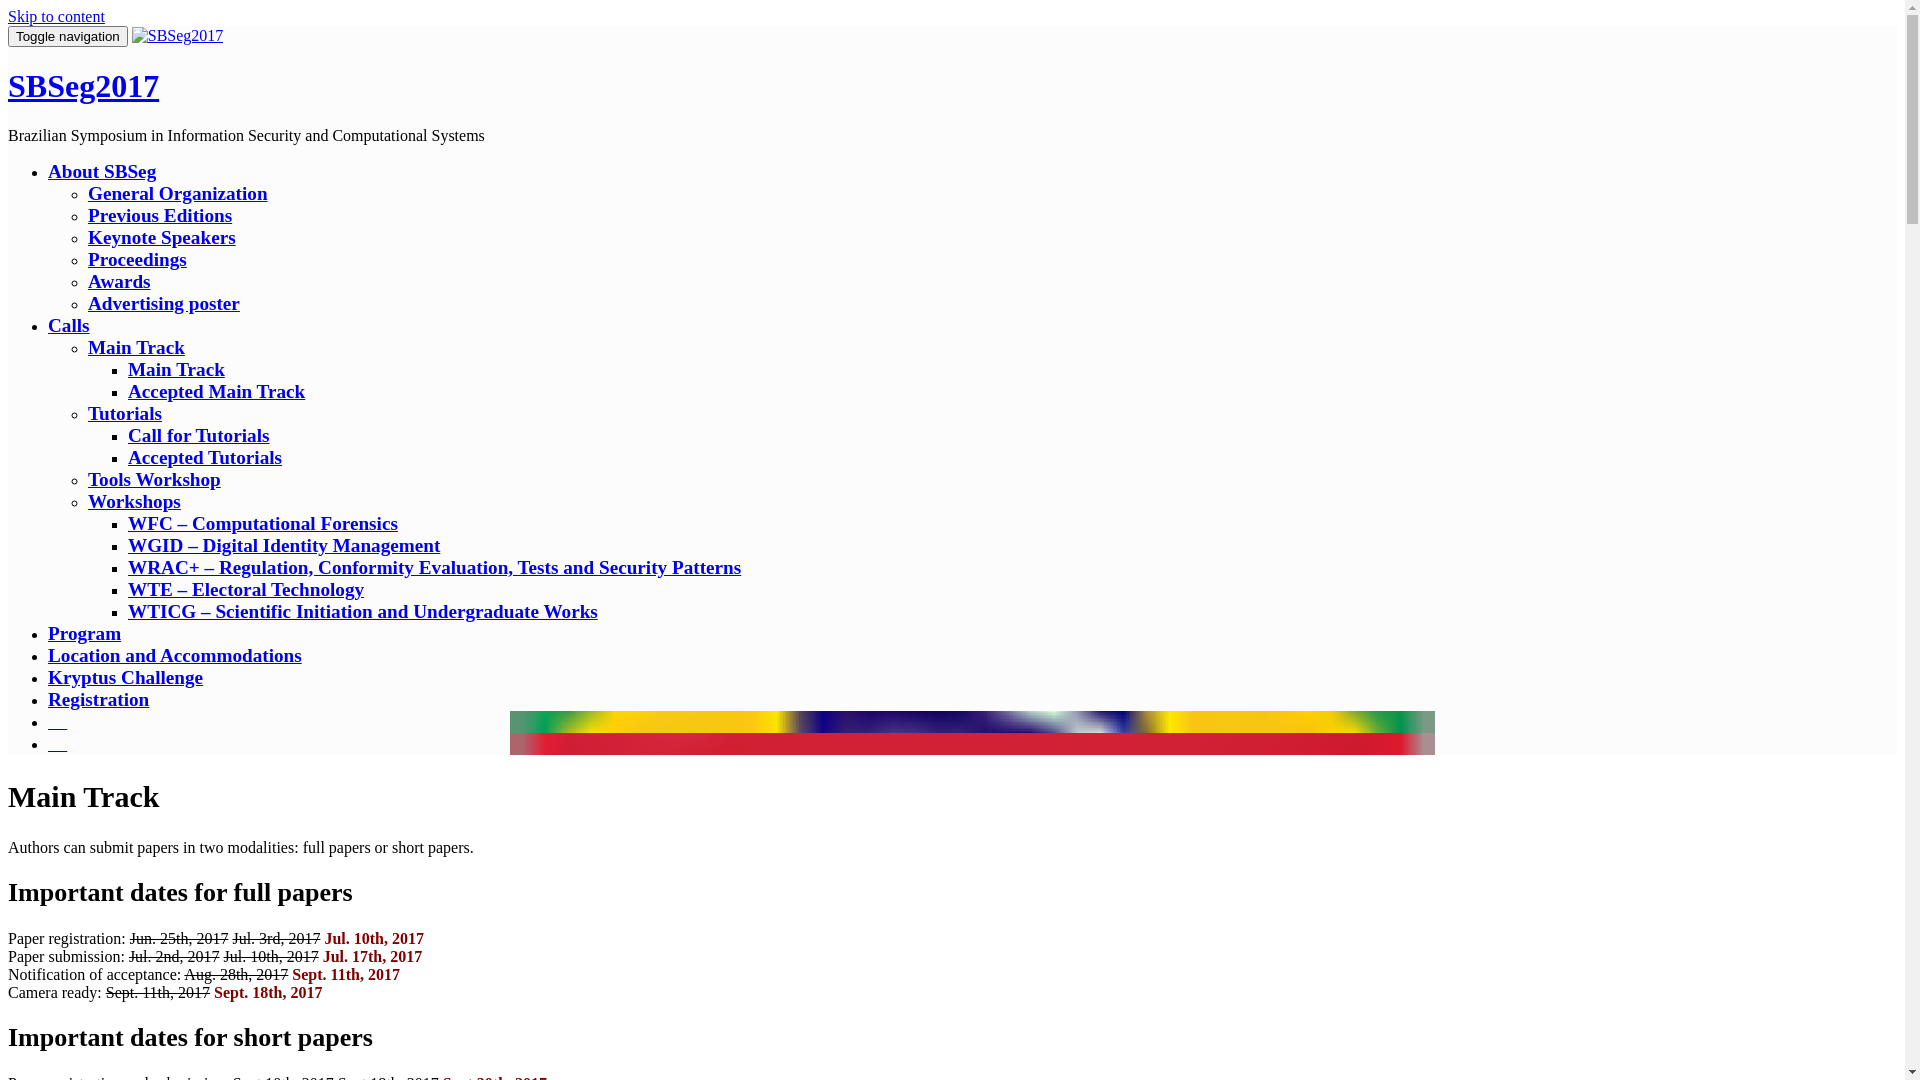 The width and height of the screenshot is (1920, 1080). I want to click on 'Tutorials', so click(86, 412).